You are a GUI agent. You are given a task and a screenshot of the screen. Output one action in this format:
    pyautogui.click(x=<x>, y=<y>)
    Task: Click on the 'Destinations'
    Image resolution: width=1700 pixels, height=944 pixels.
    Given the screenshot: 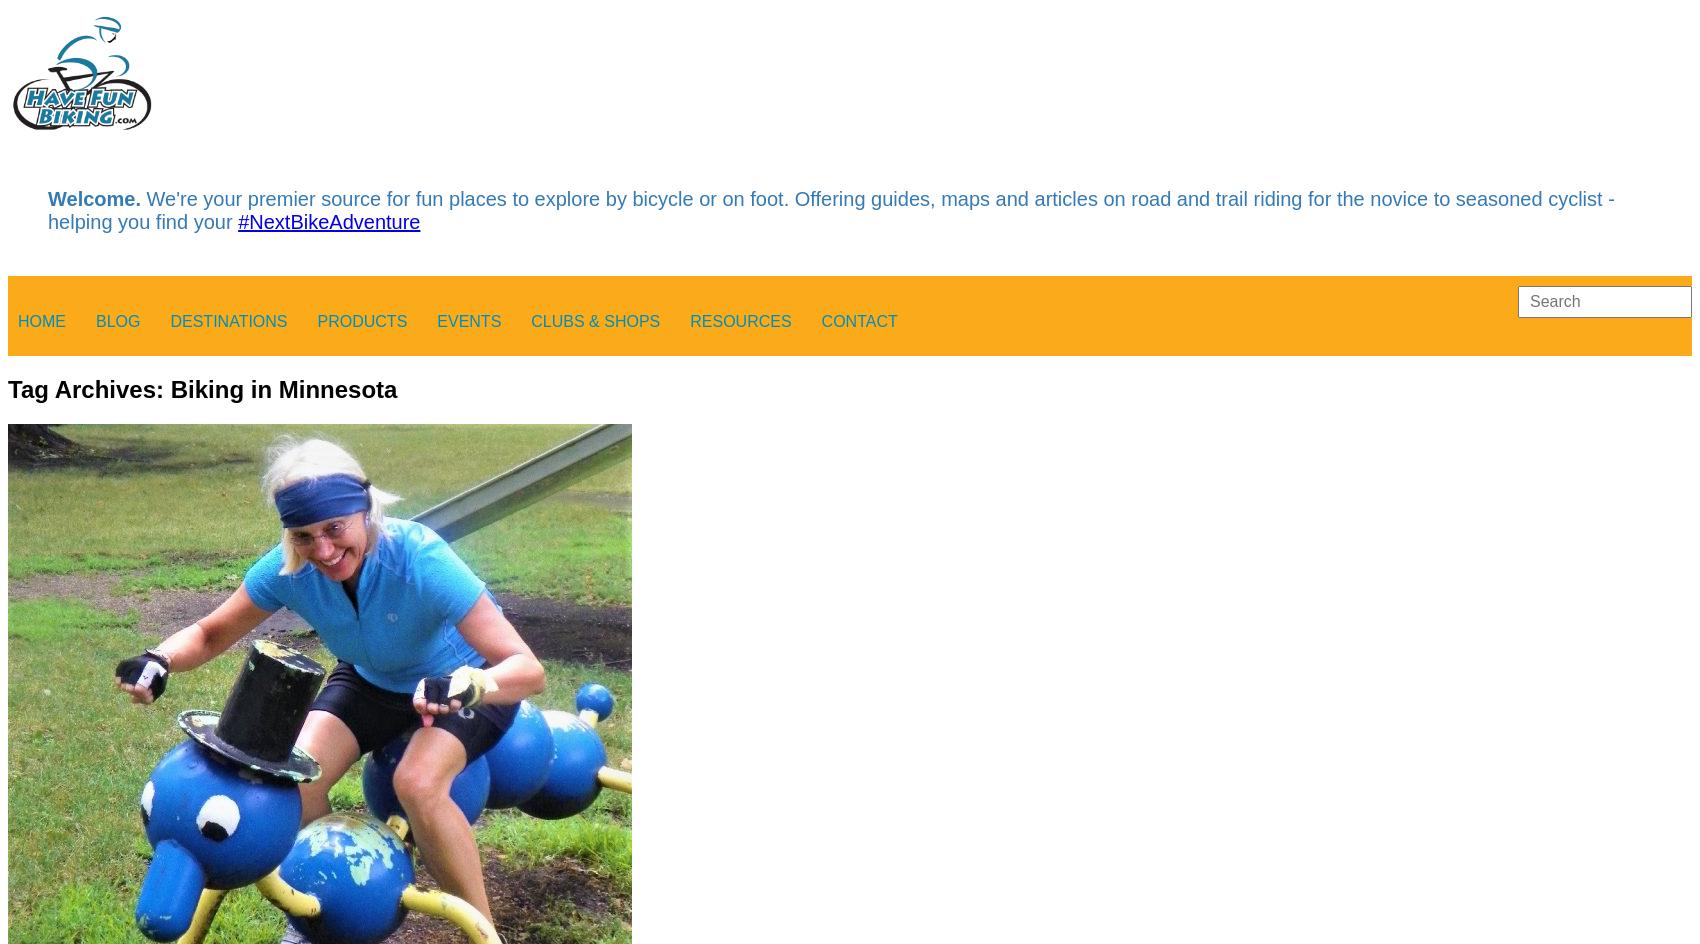 What is the action you would take?
    pyautogui.click(x=169, y=320)
    